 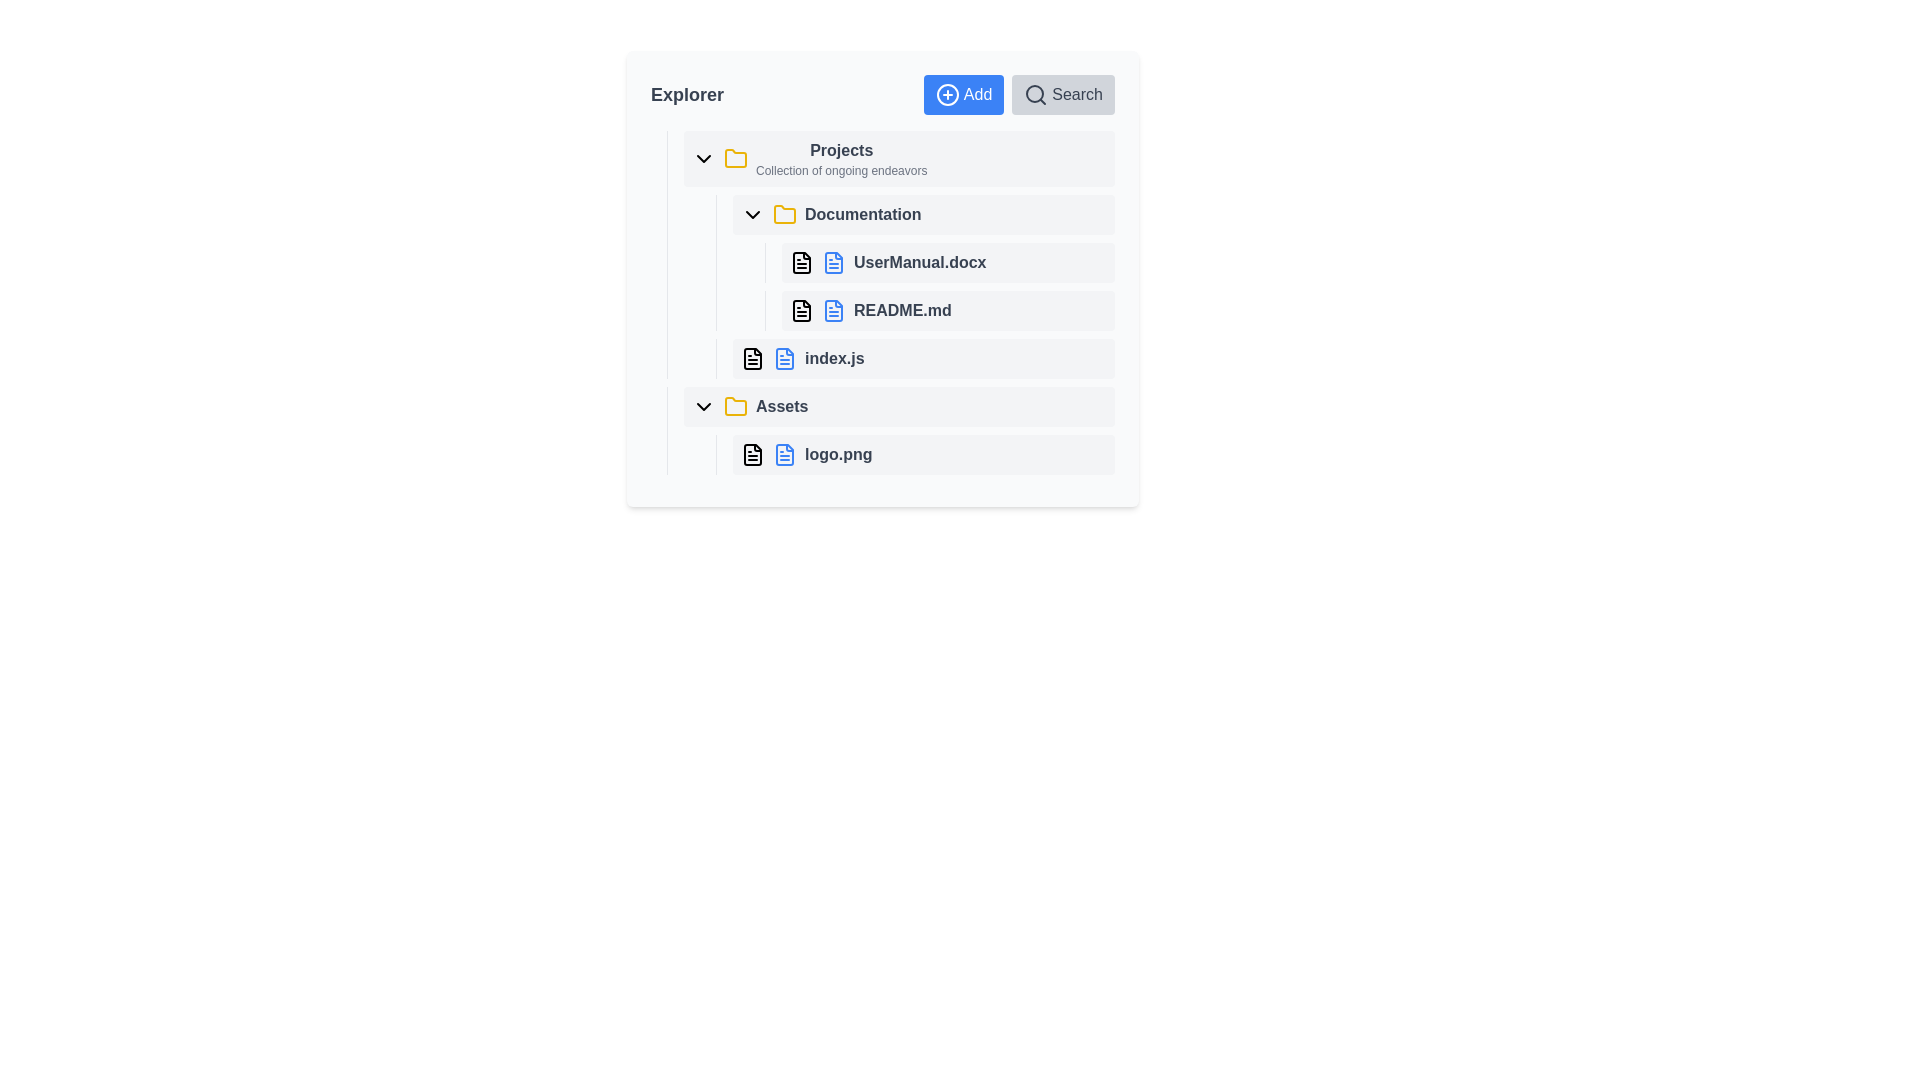 What do you see at coordinates (906, 455) in the screenshot?
I see `the file item labeled 'logo.png' located under the 'Assets' folder in the file explorer` at bounding box center [906, 455].